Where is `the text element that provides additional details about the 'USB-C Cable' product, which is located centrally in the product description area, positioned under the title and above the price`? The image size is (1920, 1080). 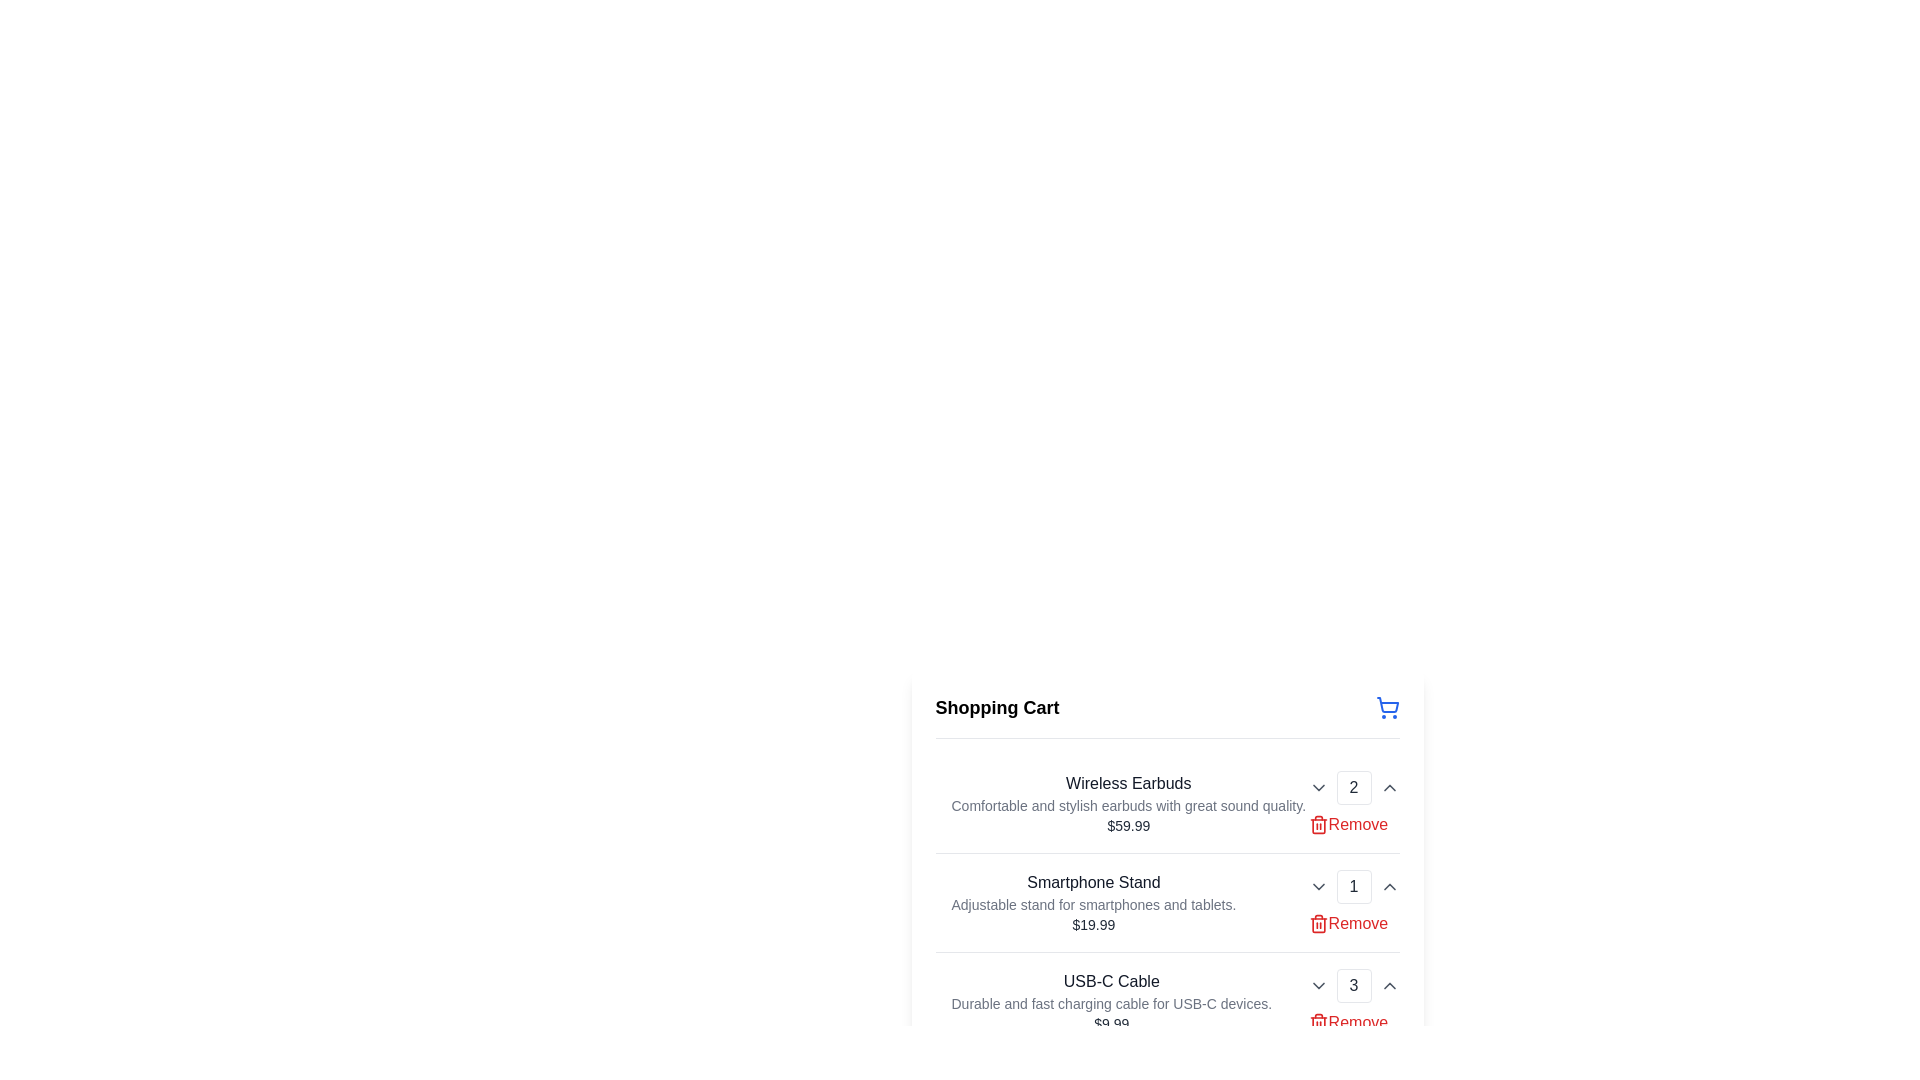 the text element that provides additional details about the 'USB-C Cable' product, which is located centrally in the product description area, positioned under the title and above the price is located at coordinates (1110, 1003).